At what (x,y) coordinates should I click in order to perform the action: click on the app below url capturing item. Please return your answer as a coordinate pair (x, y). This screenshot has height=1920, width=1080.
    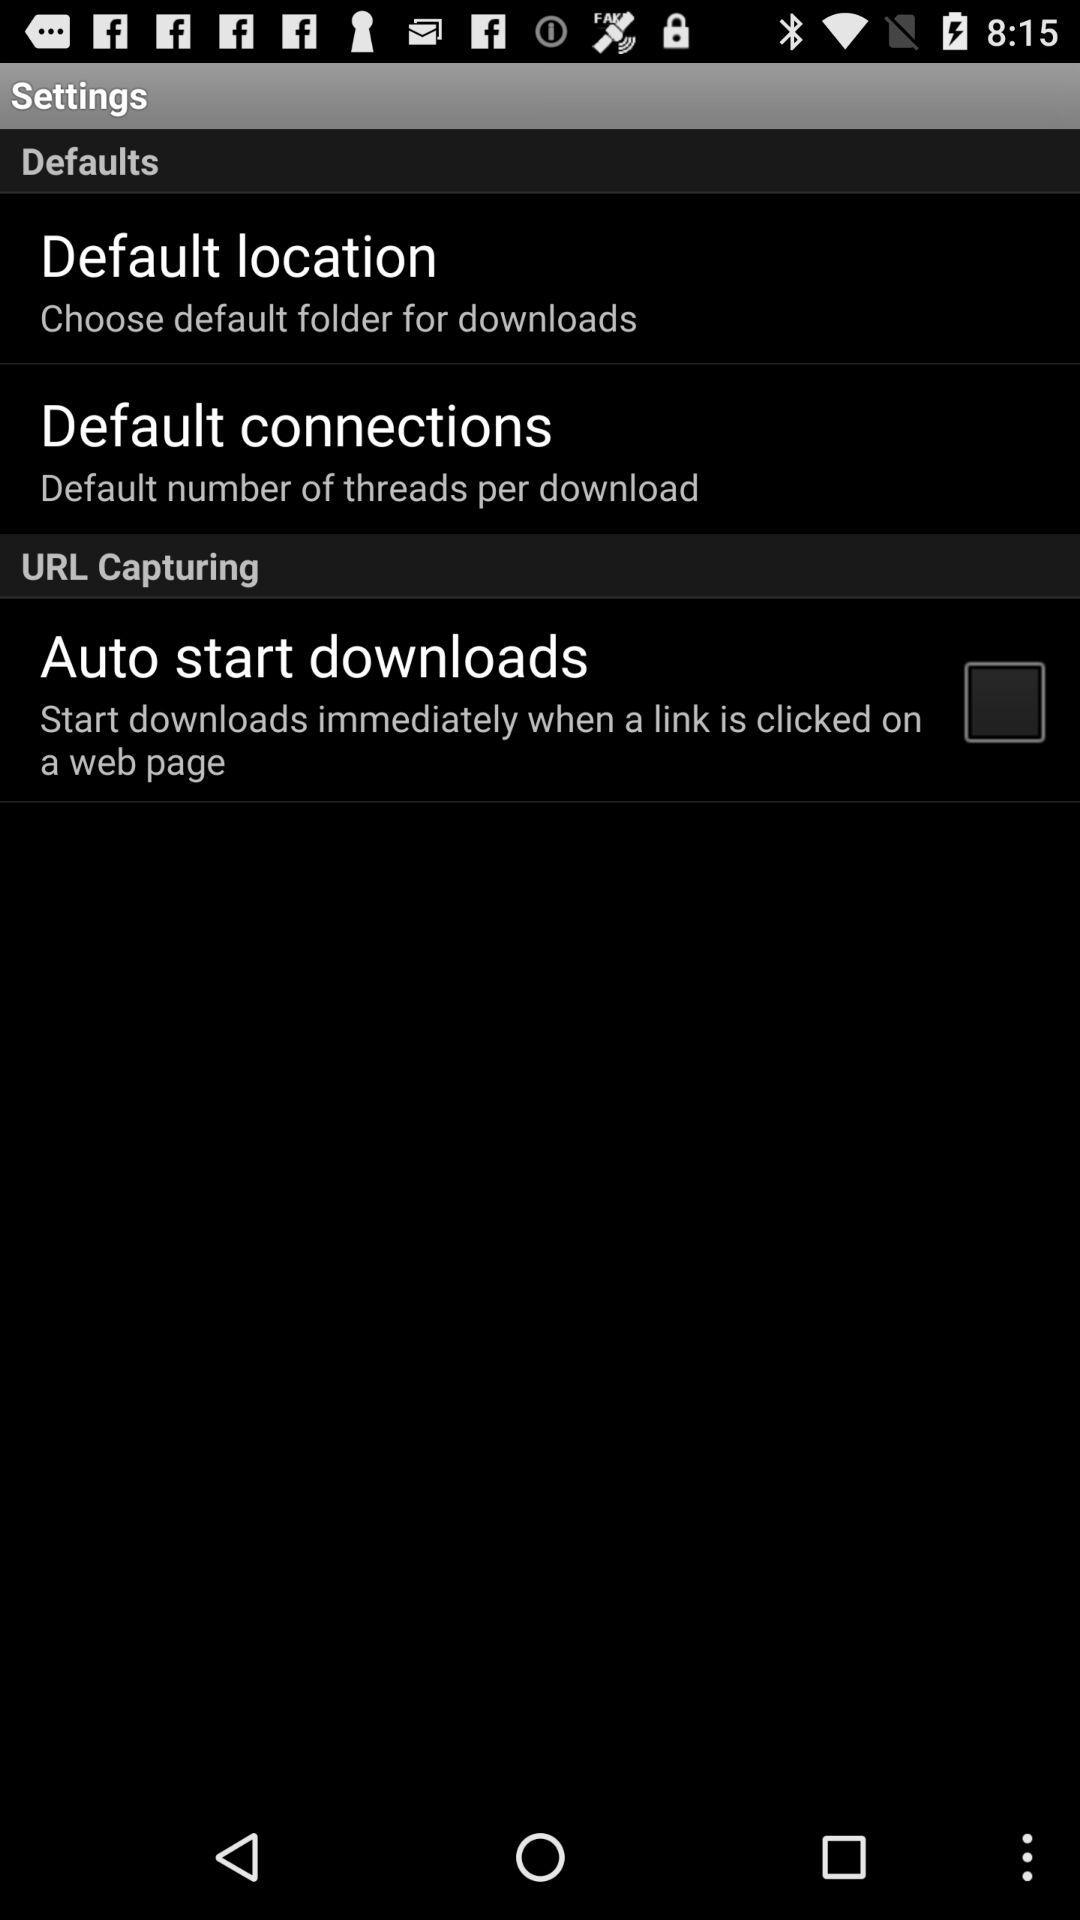
    Looking at the image, I should click on (1003, 700).